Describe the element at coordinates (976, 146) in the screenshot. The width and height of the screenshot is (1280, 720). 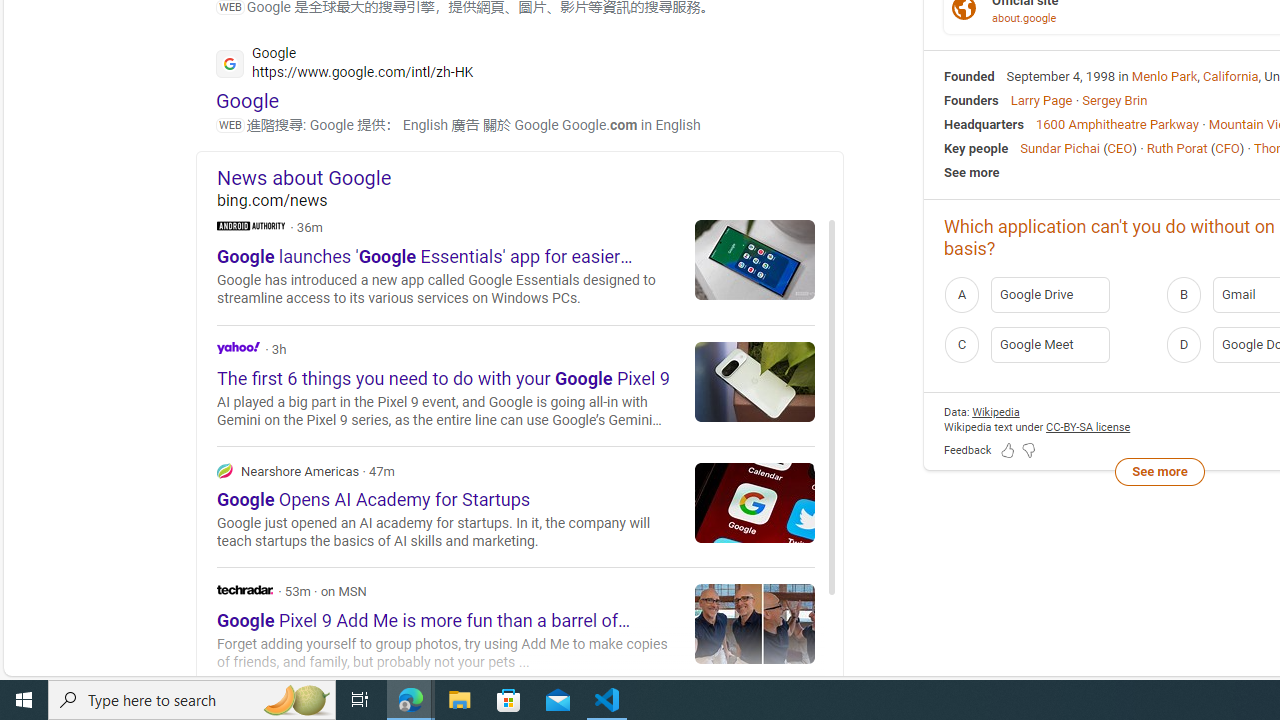
I see `'Key people'` at that location.